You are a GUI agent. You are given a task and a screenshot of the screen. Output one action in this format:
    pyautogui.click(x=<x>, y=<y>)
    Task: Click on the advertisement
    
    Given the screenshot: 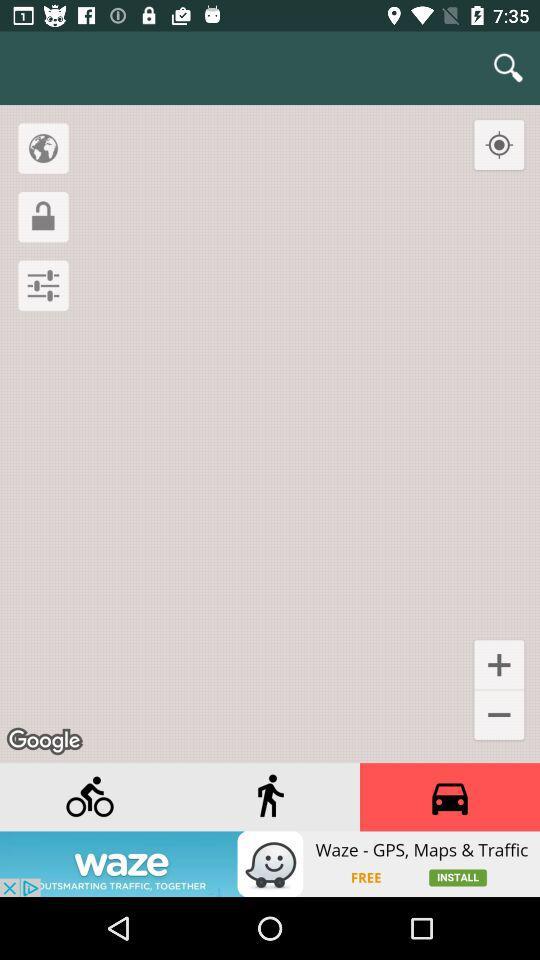 What is the action you would take?
    pyautogui.click(x=449, y=797)
    